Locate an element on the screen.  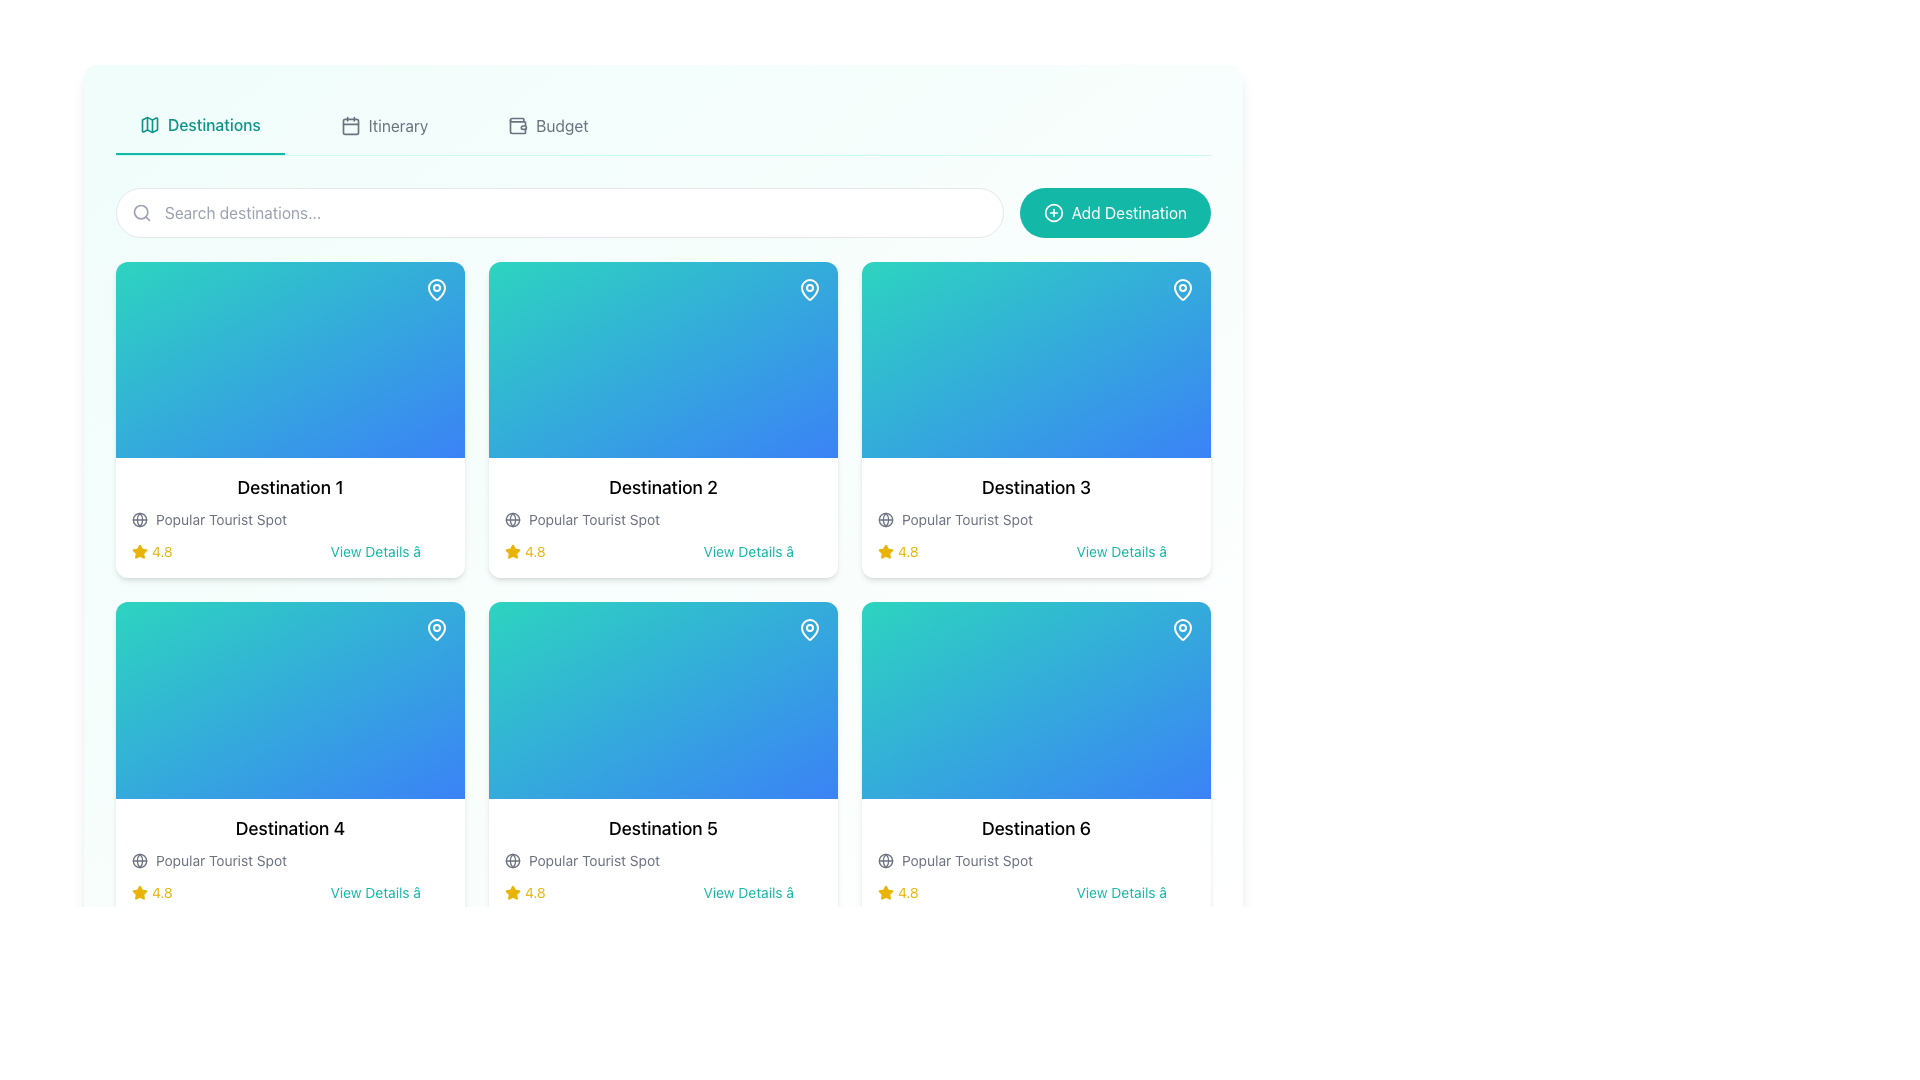
the text label displaying 'Popular Tourist Spot' in gray font, which is part of the card labeled 'Destination 5' in the second row, first column of the grid, located to the right of a globe icon is located at coordinates (593, 859).